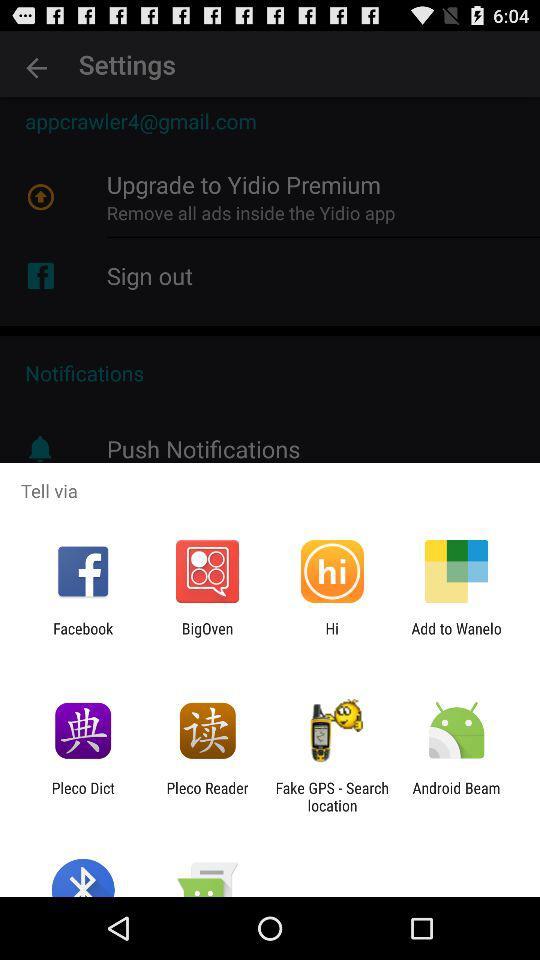 Image resolution: width=540 pixels, height=960 pixels. Describe the element at coordinates (456, 796) in the screenshot. I see `android beam` at that location.